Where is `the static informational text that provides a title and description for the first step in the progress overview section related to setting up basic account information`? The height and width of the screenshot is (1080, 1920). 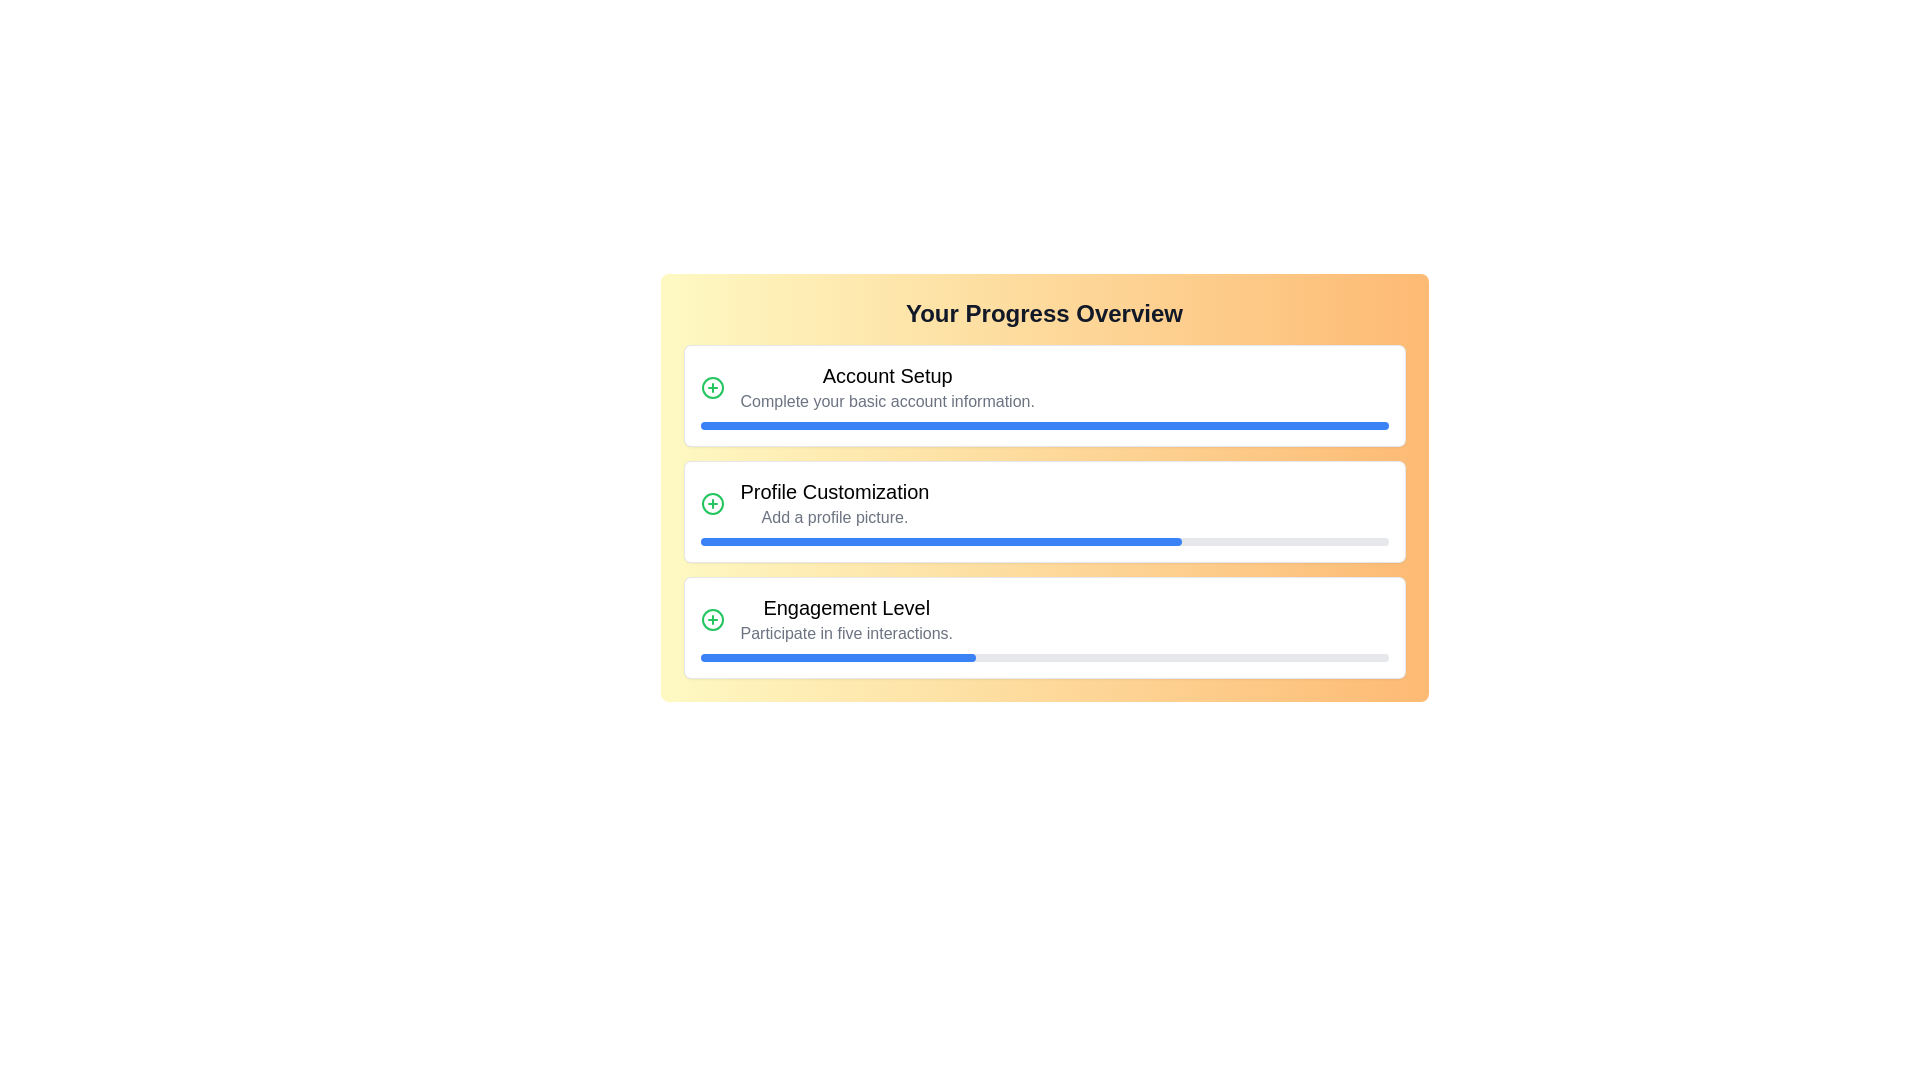 the static informational text that provides a title and description for the first step in the progress overview section related to setting up basic account information is located at coordinates (886, 388).